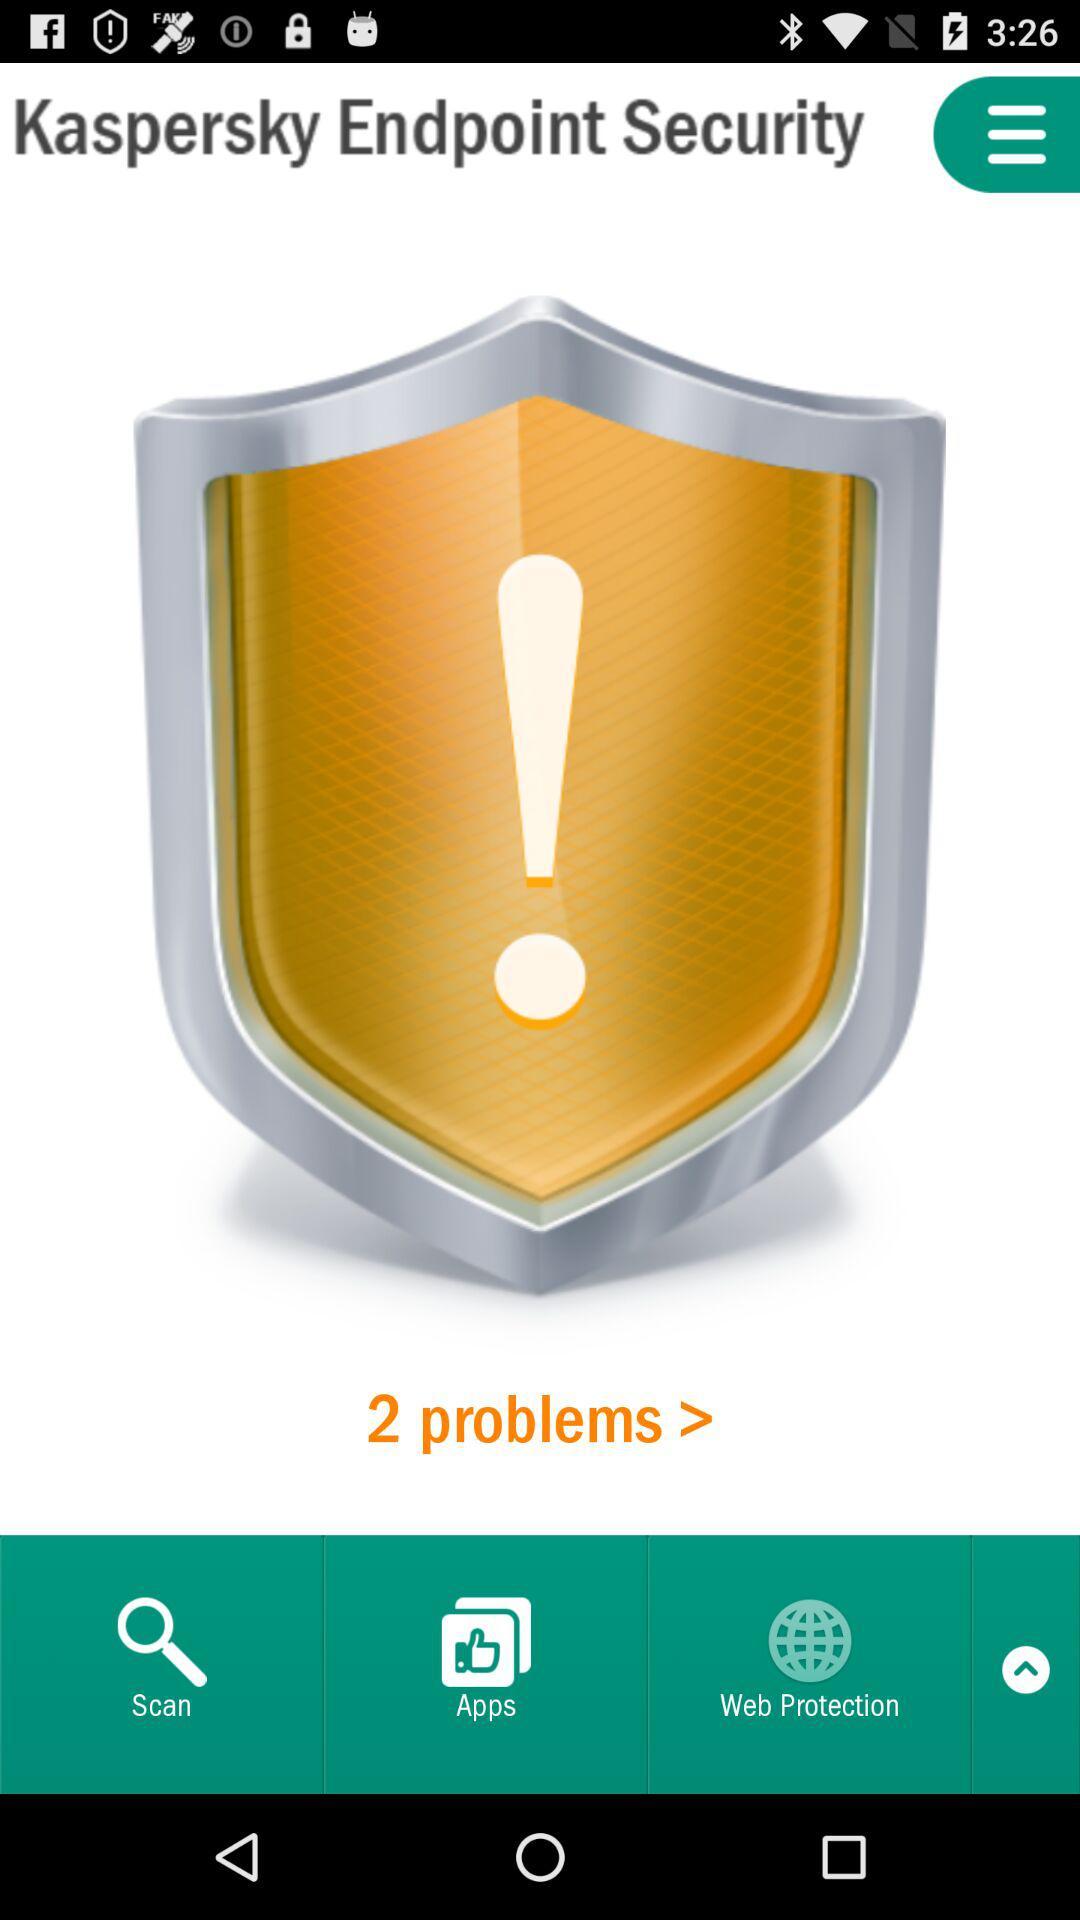 Image resolution: width=1080 pixels, height=1920 pixels. What do you see at coordinates (1006, 133) in the screenshot?
I see `open menu` at bounding box center [1006, 133].